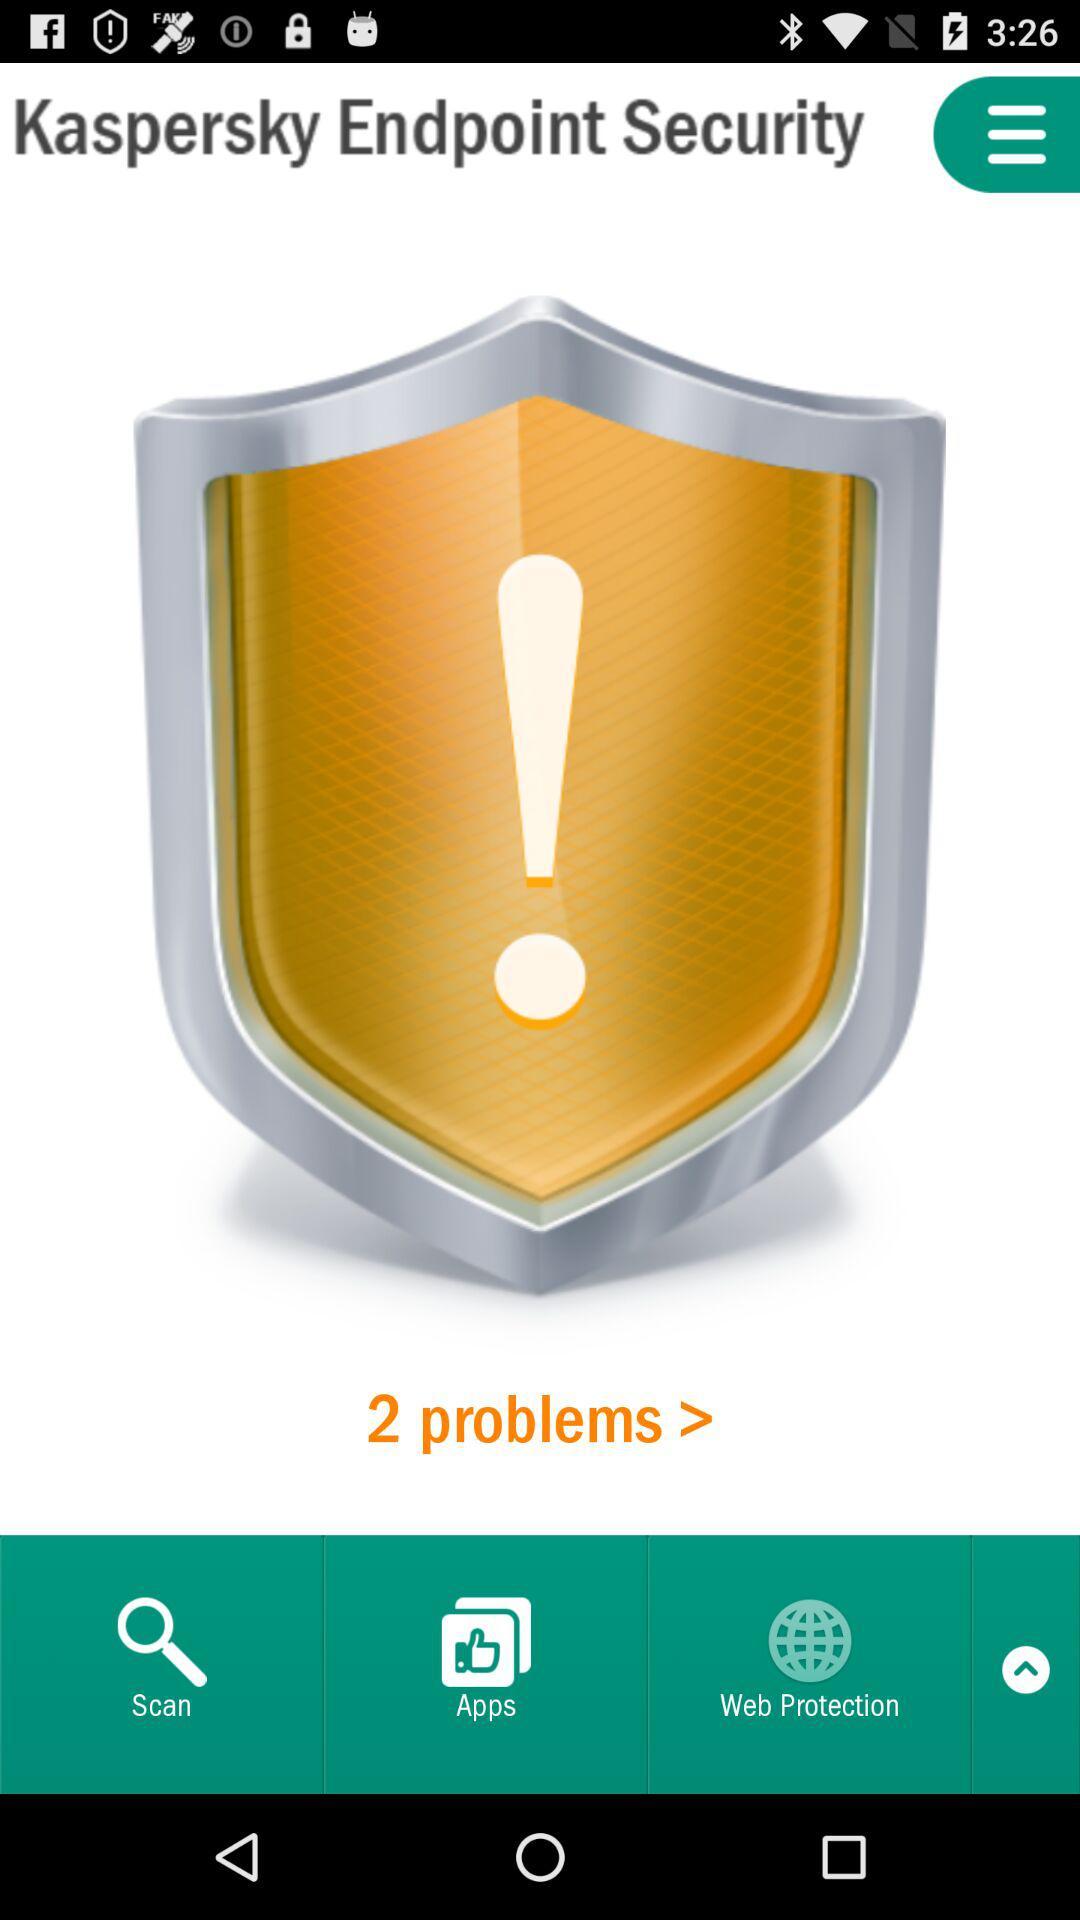 Image resolution: width=1080 pixels, height=1920 pixels. What do you see at coordinates (1006, 133) in the screenshot?
I see `open menu` at bounding box center [1006, 133].